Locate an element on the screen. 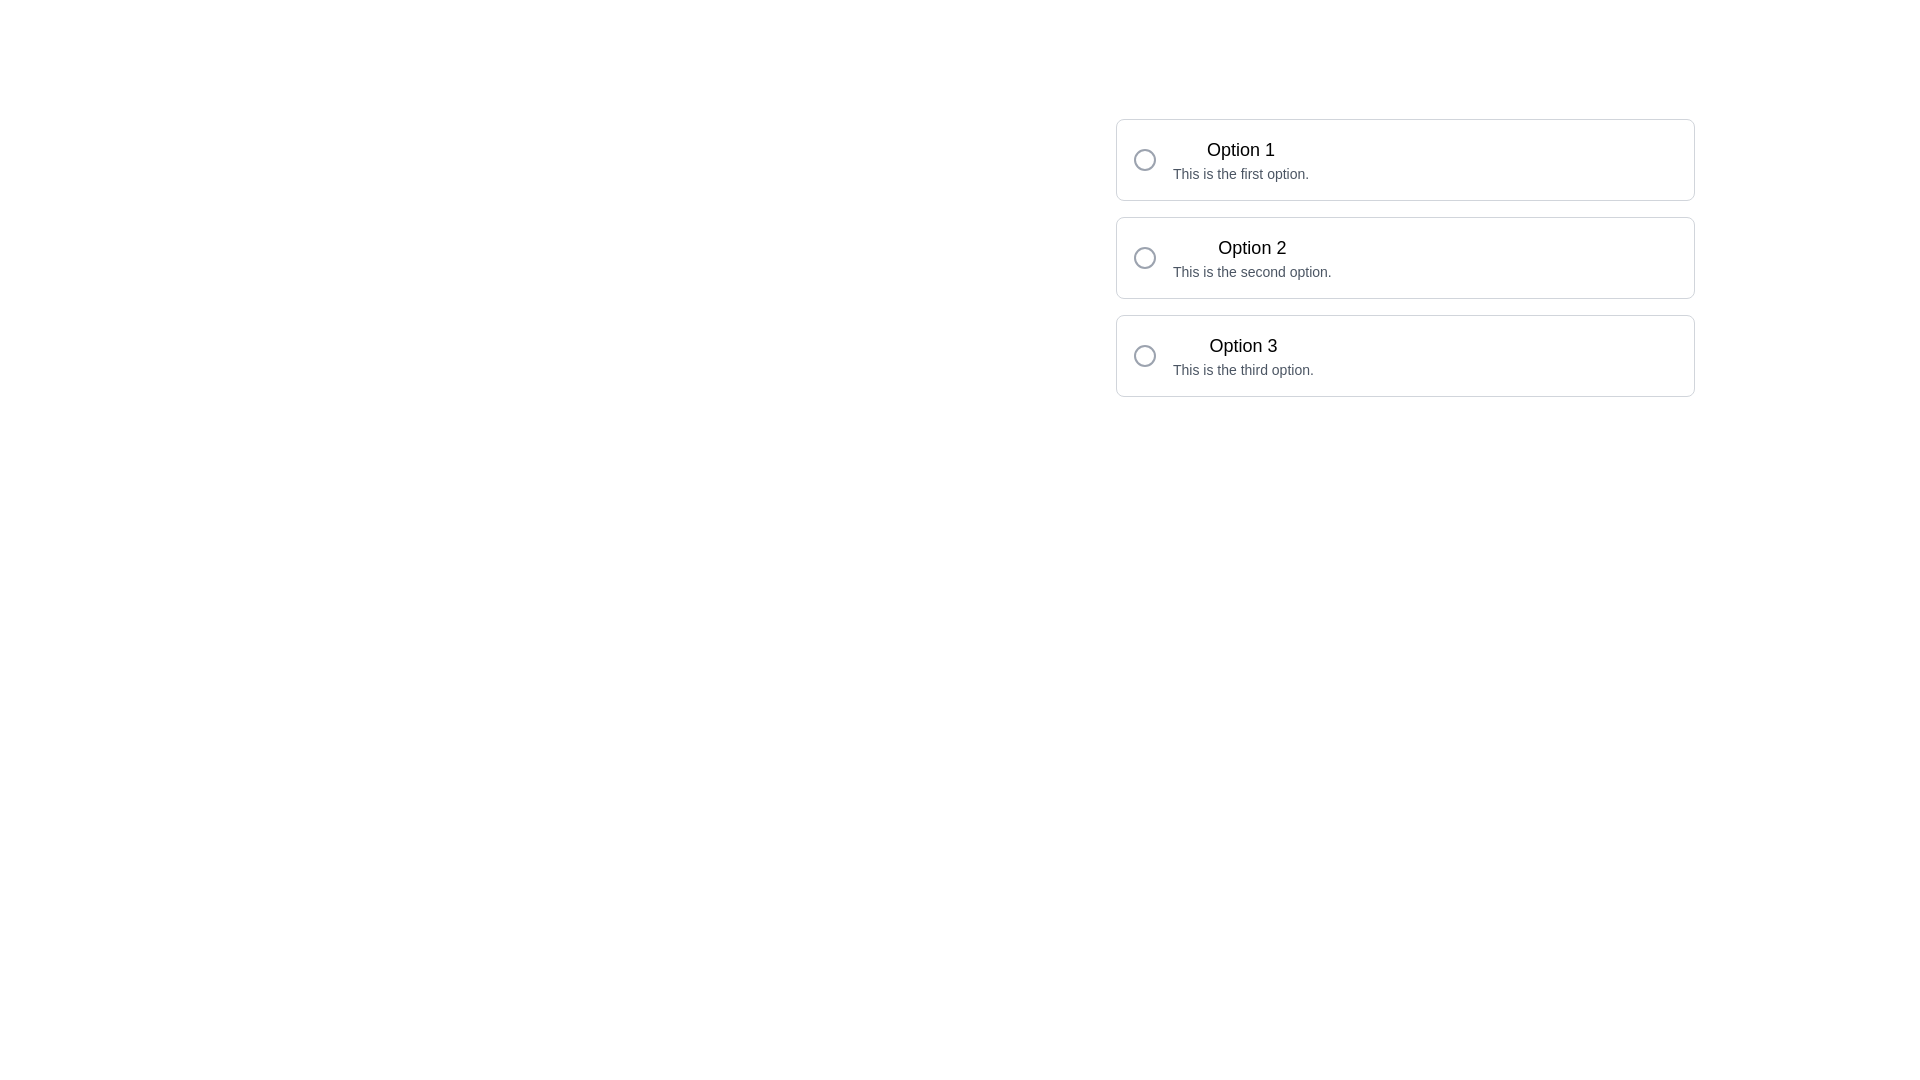  the selectable card representing 'Option 3' to emphasize its selection in the vertical list of options is located at coordinates (1404, 354).